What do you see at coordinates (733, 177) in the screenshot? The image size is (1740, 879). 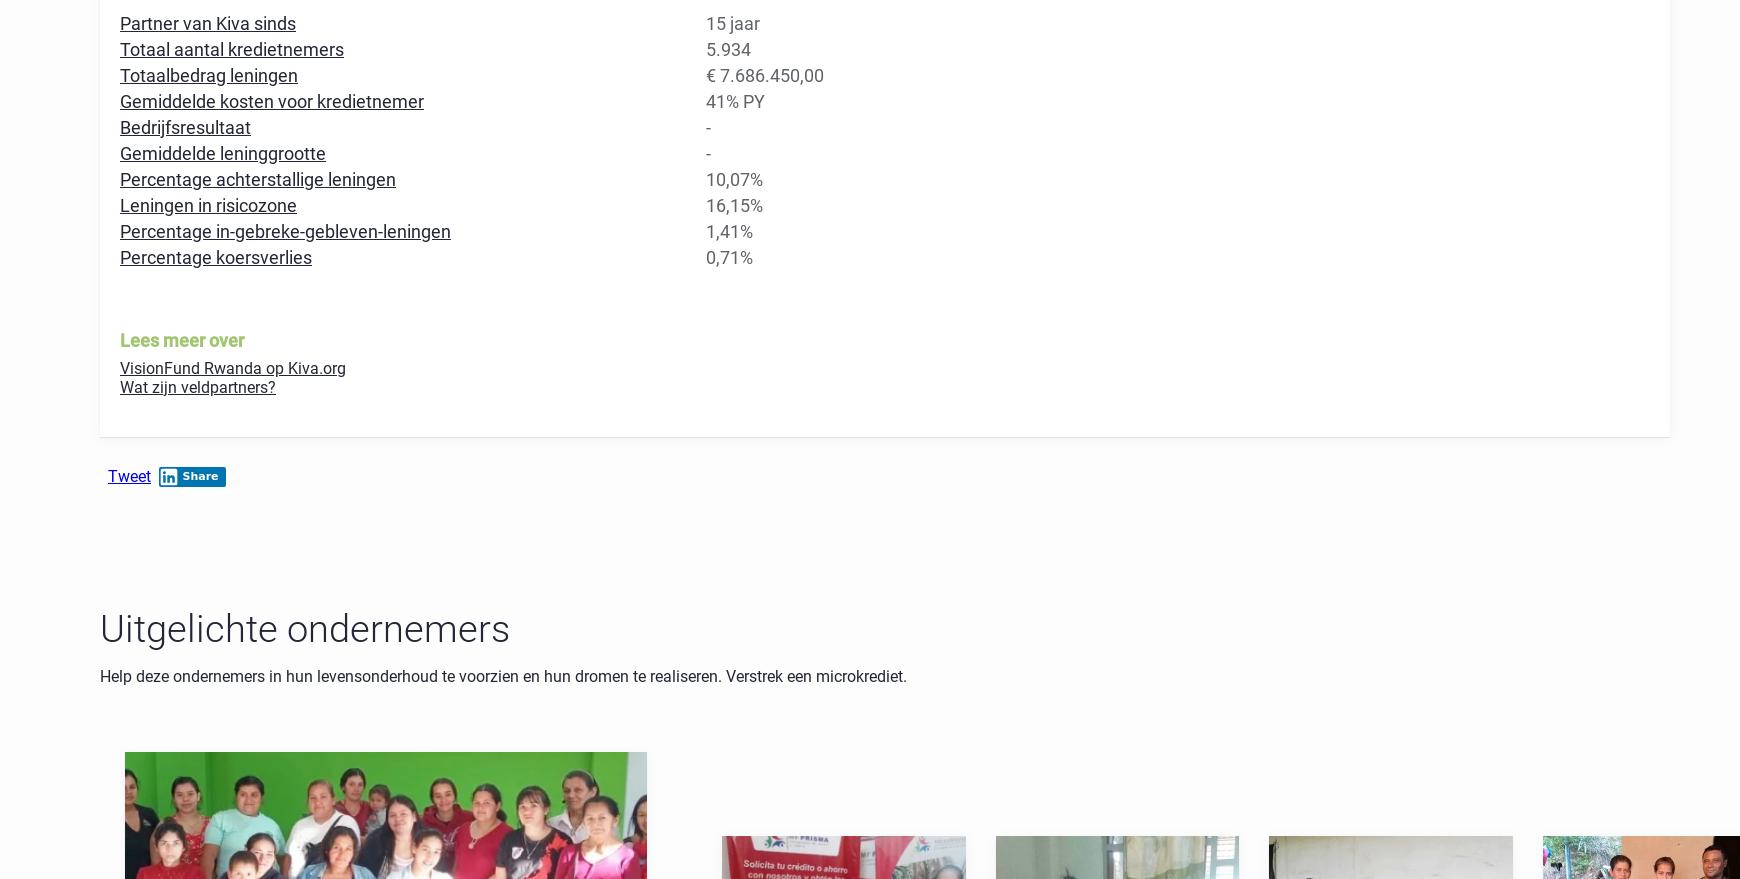 I see `'10,07%'` at bounding box center [733, 177].